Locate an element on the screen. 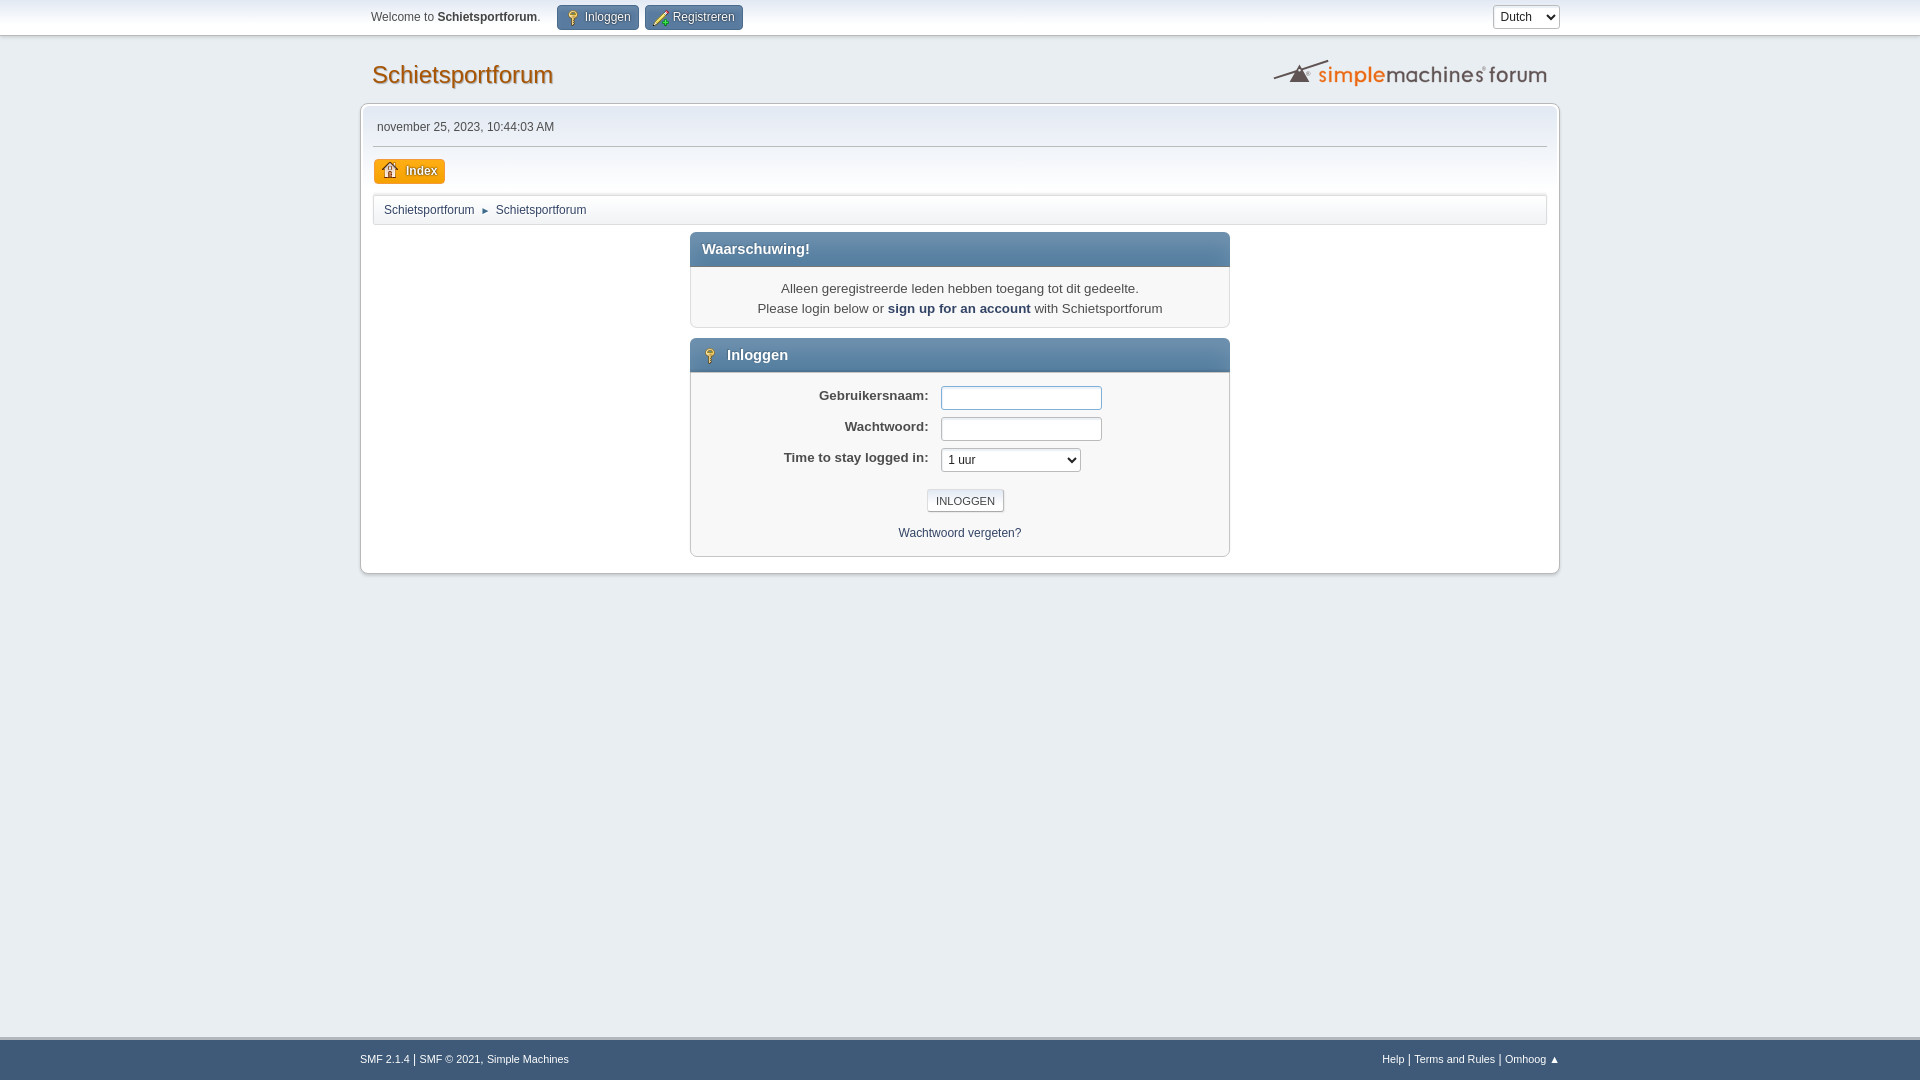 The height and width of the screenshot is (1080, 1920). 'sign up for an account' is located at coordinates (958, 308).